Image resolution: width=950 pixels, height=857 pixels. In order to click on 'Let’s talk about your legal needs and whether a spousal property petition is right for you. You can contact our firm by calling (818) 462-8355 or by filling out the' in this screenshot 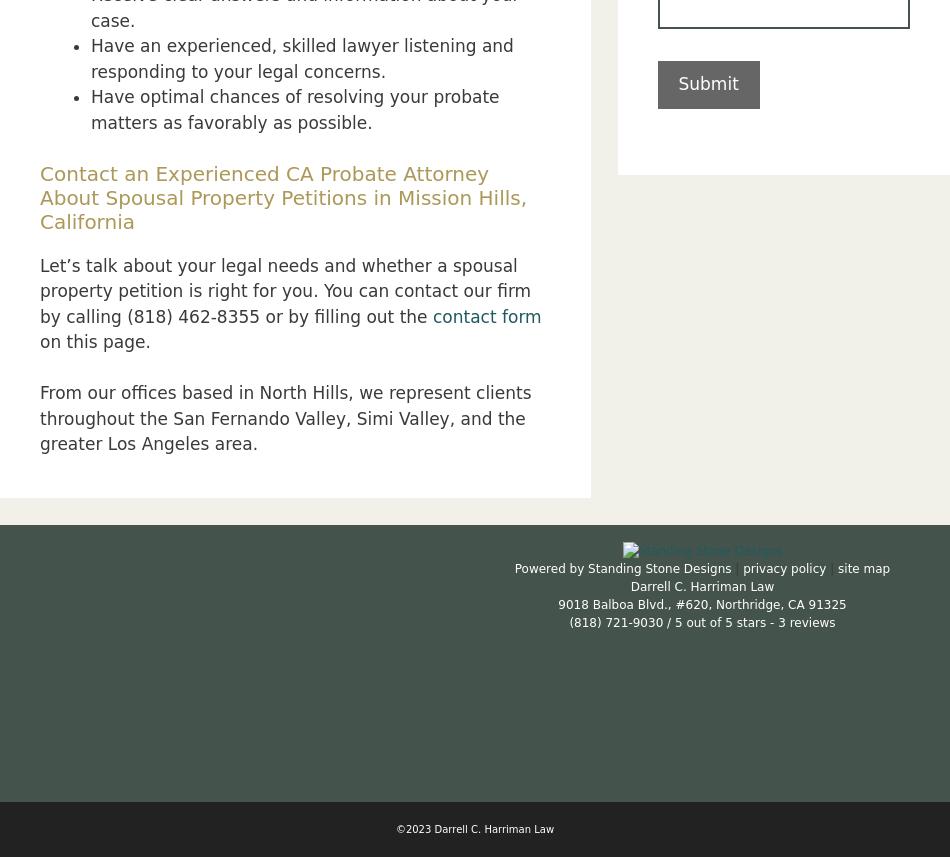, I will do `click(284, 289)`.